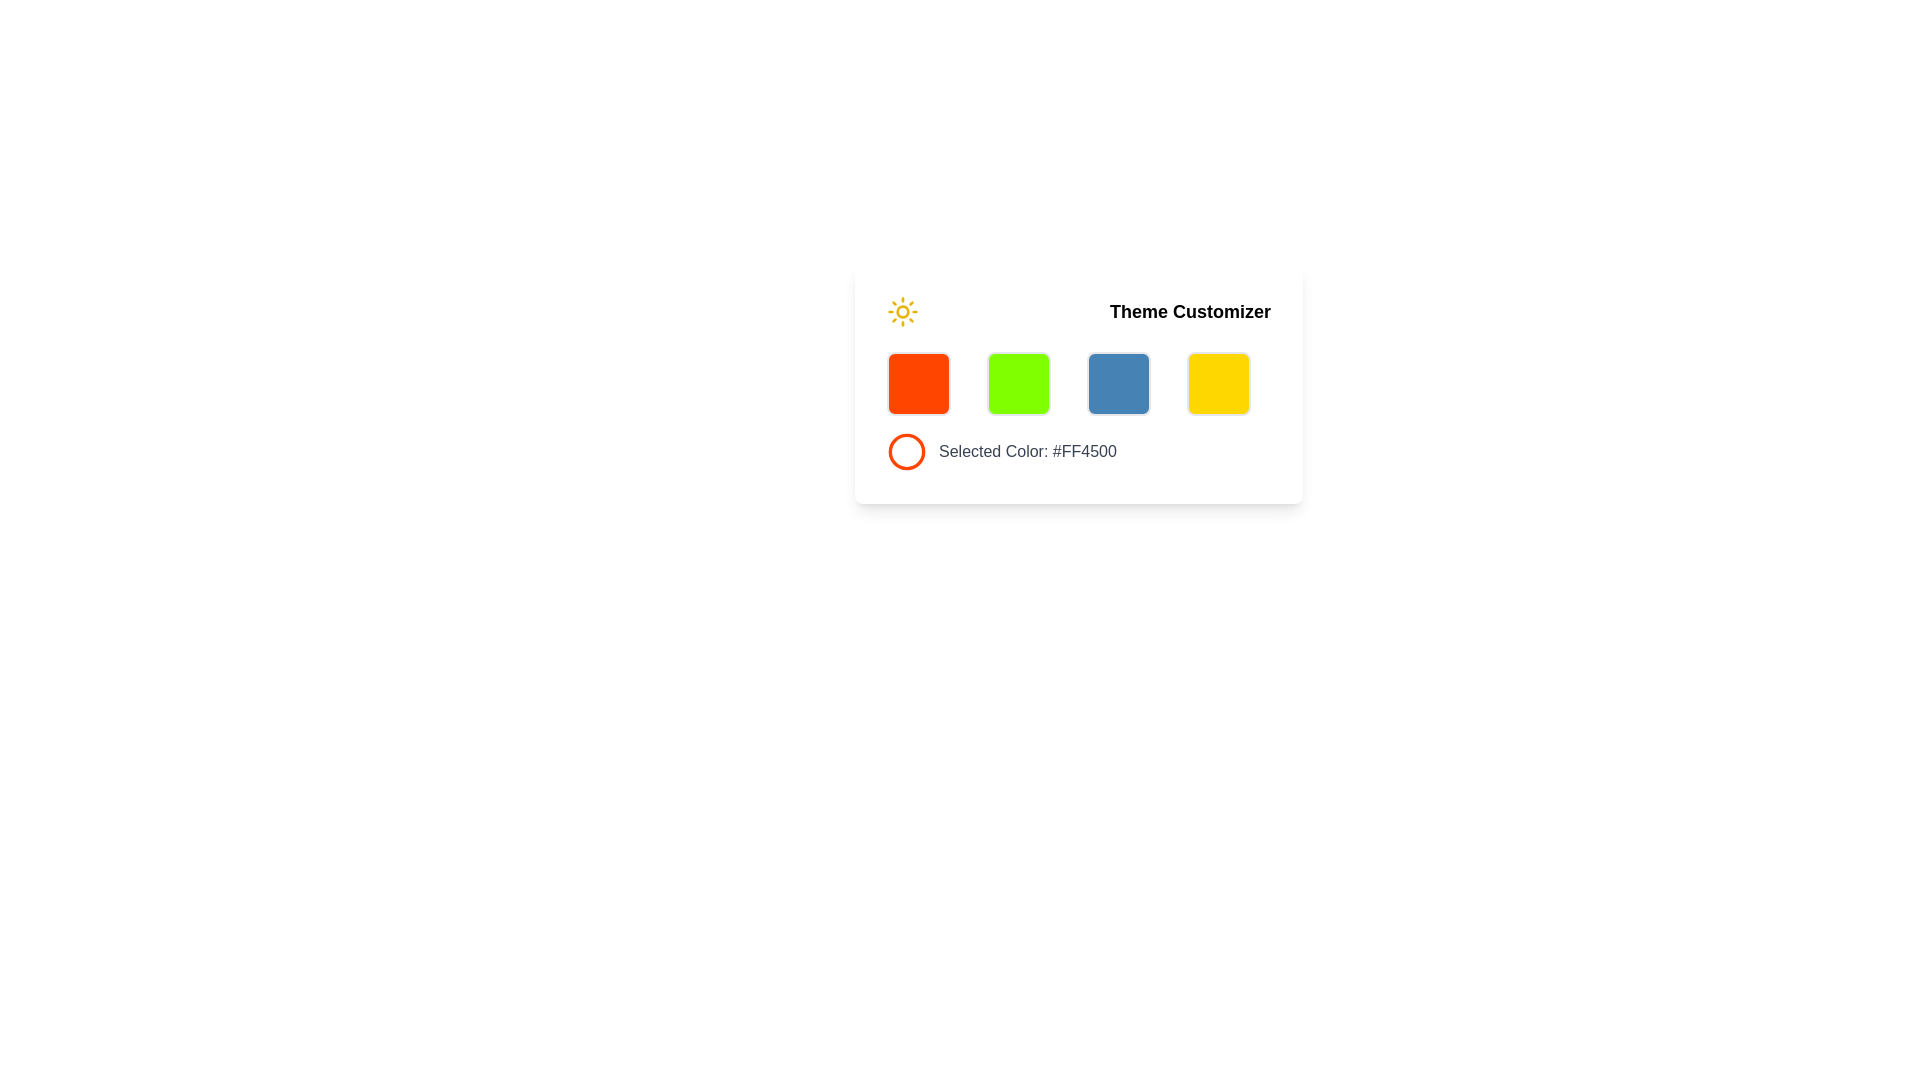 Image resolution: width=1920 pixels, height=1080 pixels. Describe the element at coordinates (1018, 384) in the screenshot. I see `the vibrant lime green square button with rounded corners, which is the second button` at that location.